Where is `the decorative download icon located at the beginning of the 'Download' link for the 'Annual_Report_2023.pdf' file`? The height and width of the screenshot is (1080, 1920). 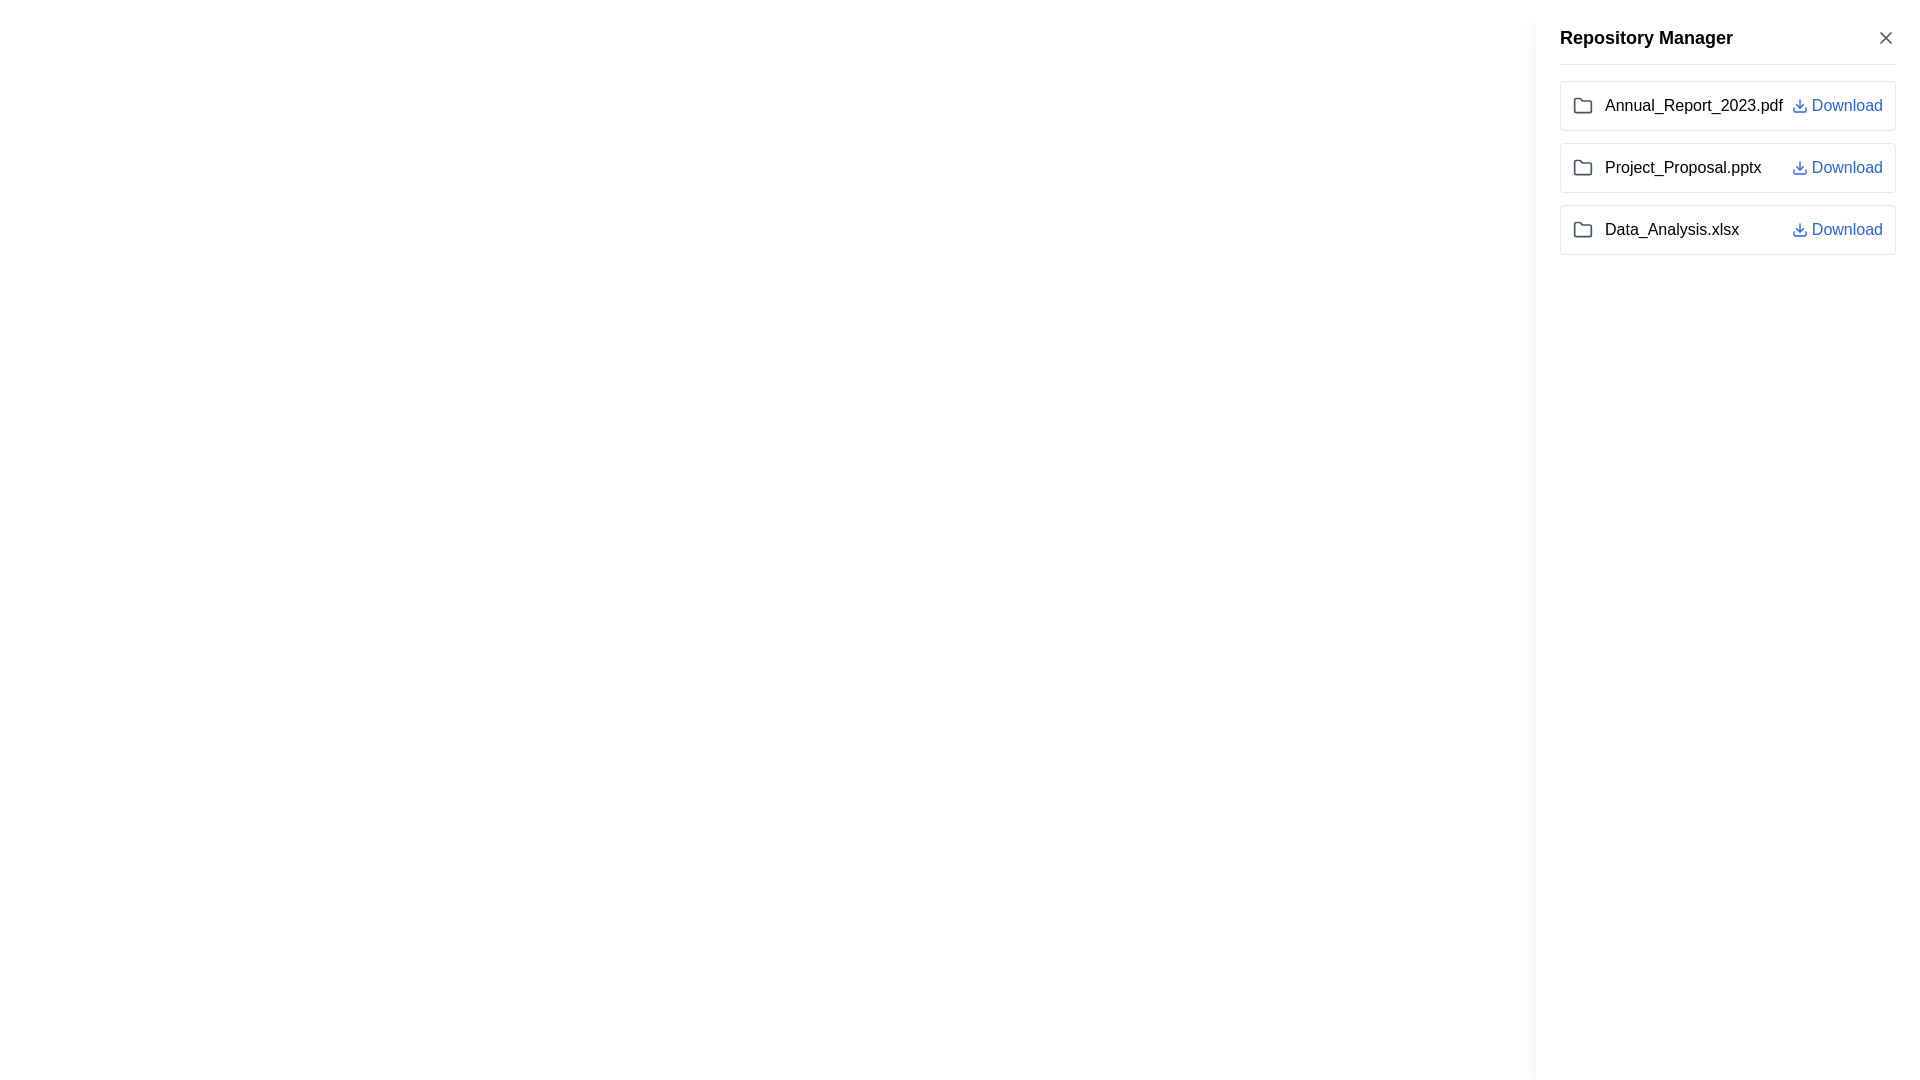 the decorative download icon located at the beginning of the 'Download' link for the 'Annual_Report_2023.pdf' file is located at coordinates (1799, 105).